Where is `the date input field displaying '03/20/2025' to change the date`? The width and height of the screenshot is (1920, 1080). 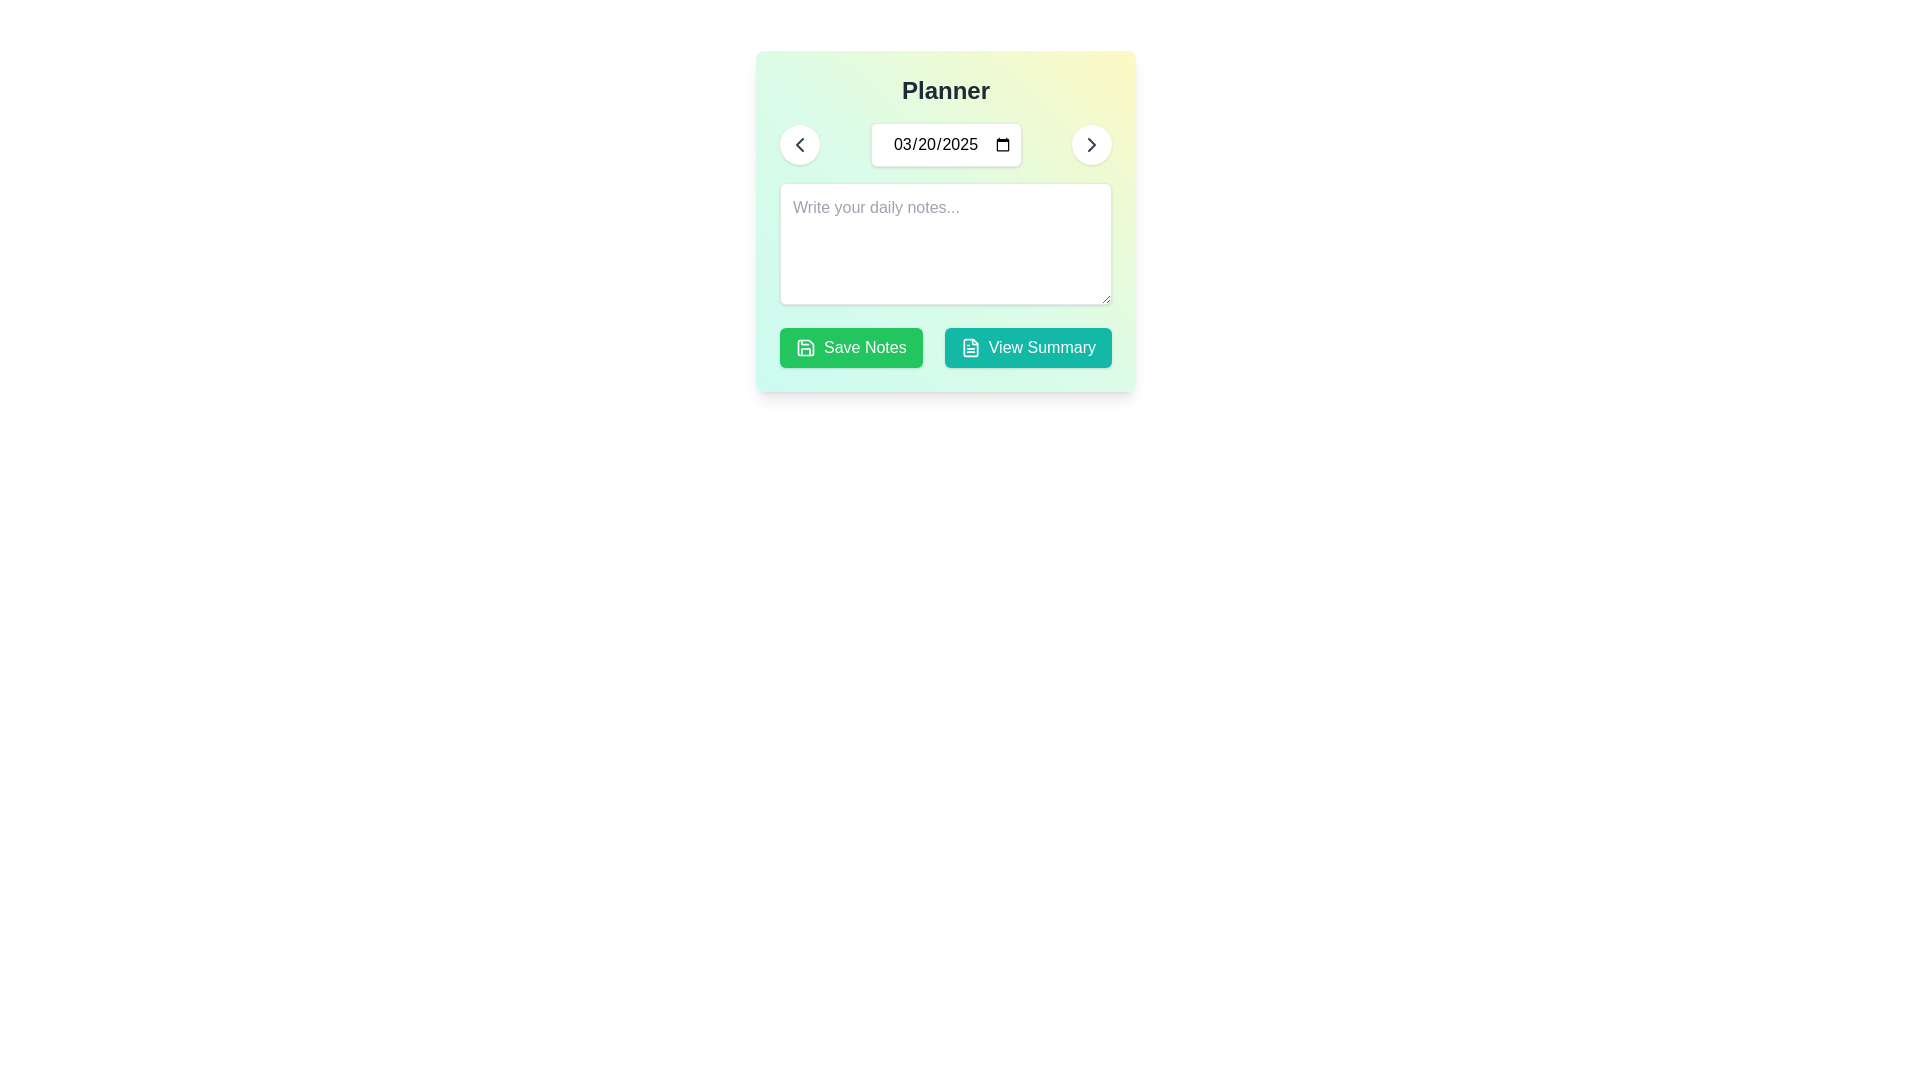
the date input field displaying '03/20/2025' to change the date is located at coordinates (944, 144).